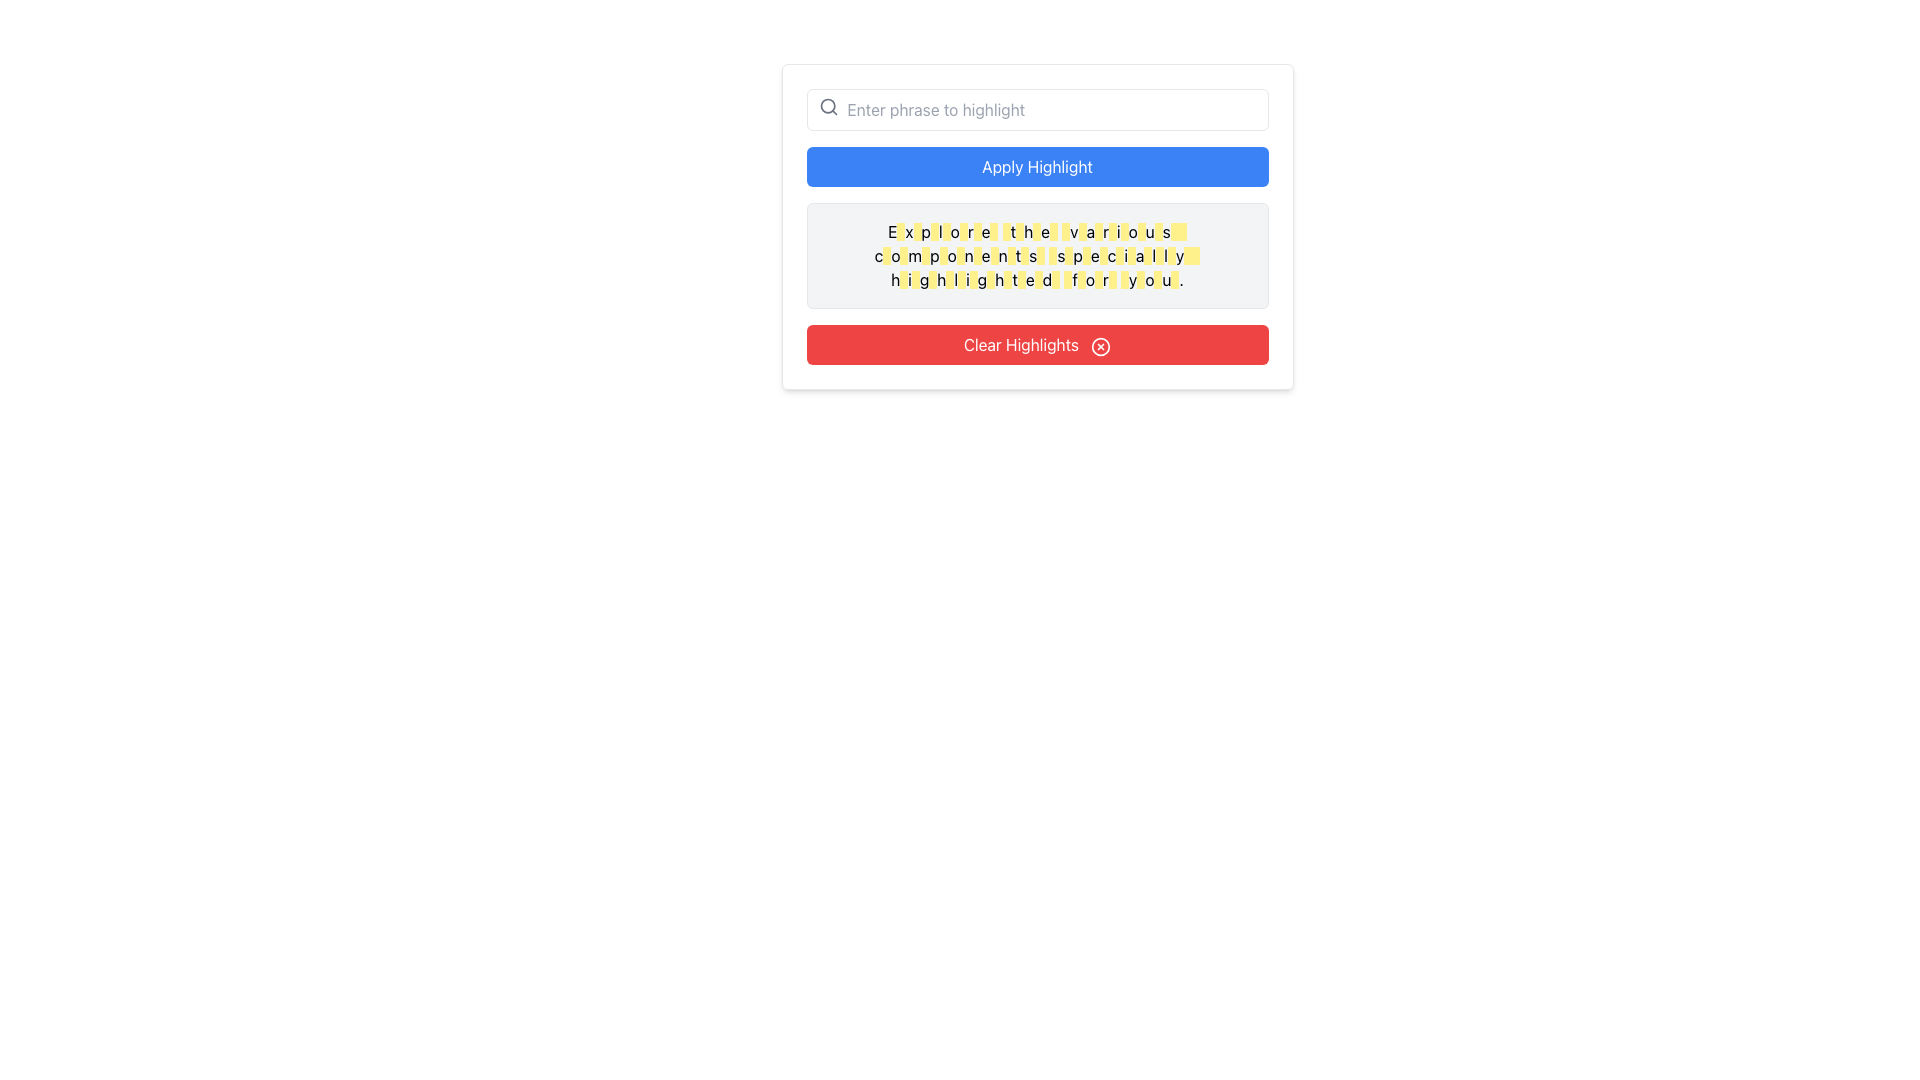  I want to click on the 8th text highlight in the third line of text, located in a light gray section below the blue 'Apply Highlight' button, so click(1008, 280).